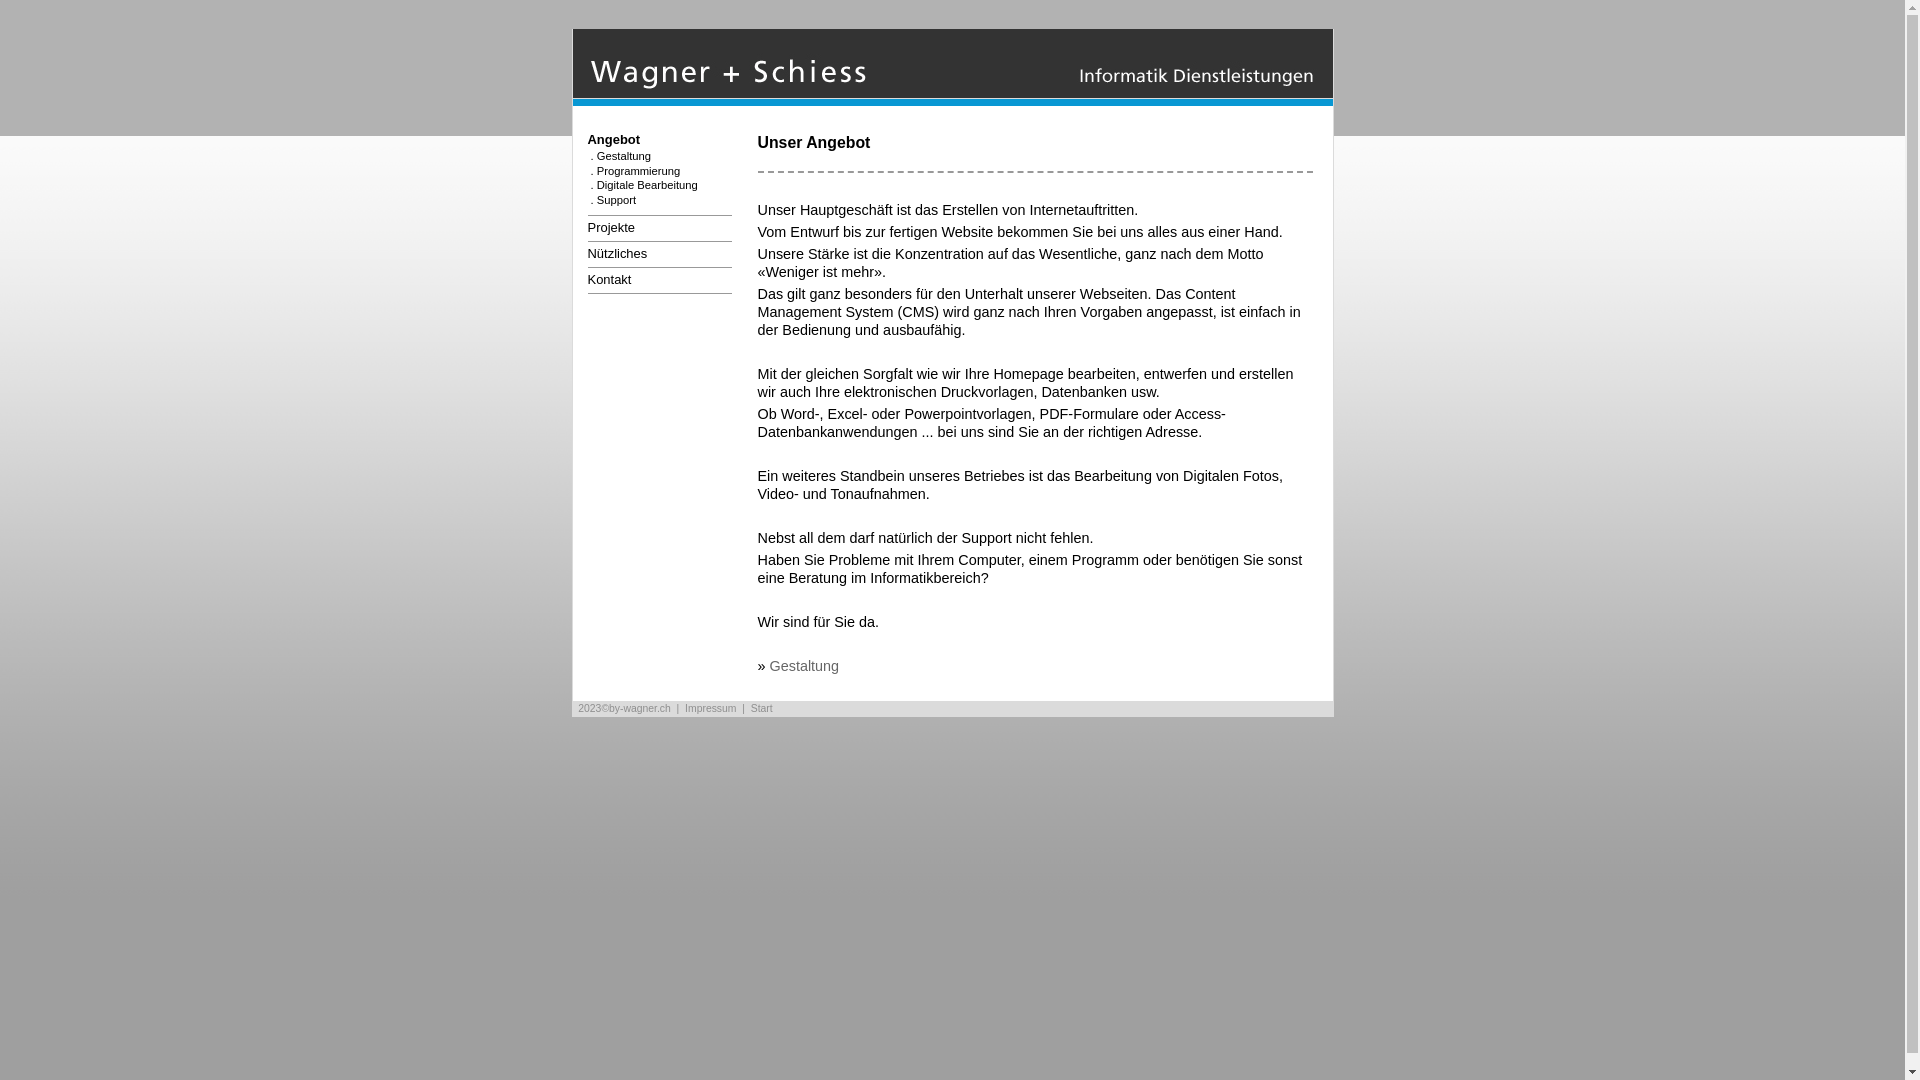 The height and width of the screenshot is (1080, 1920). Describe the element at coordinates (610, 226) in the screenshot. I see `'Projekte'` at that location.